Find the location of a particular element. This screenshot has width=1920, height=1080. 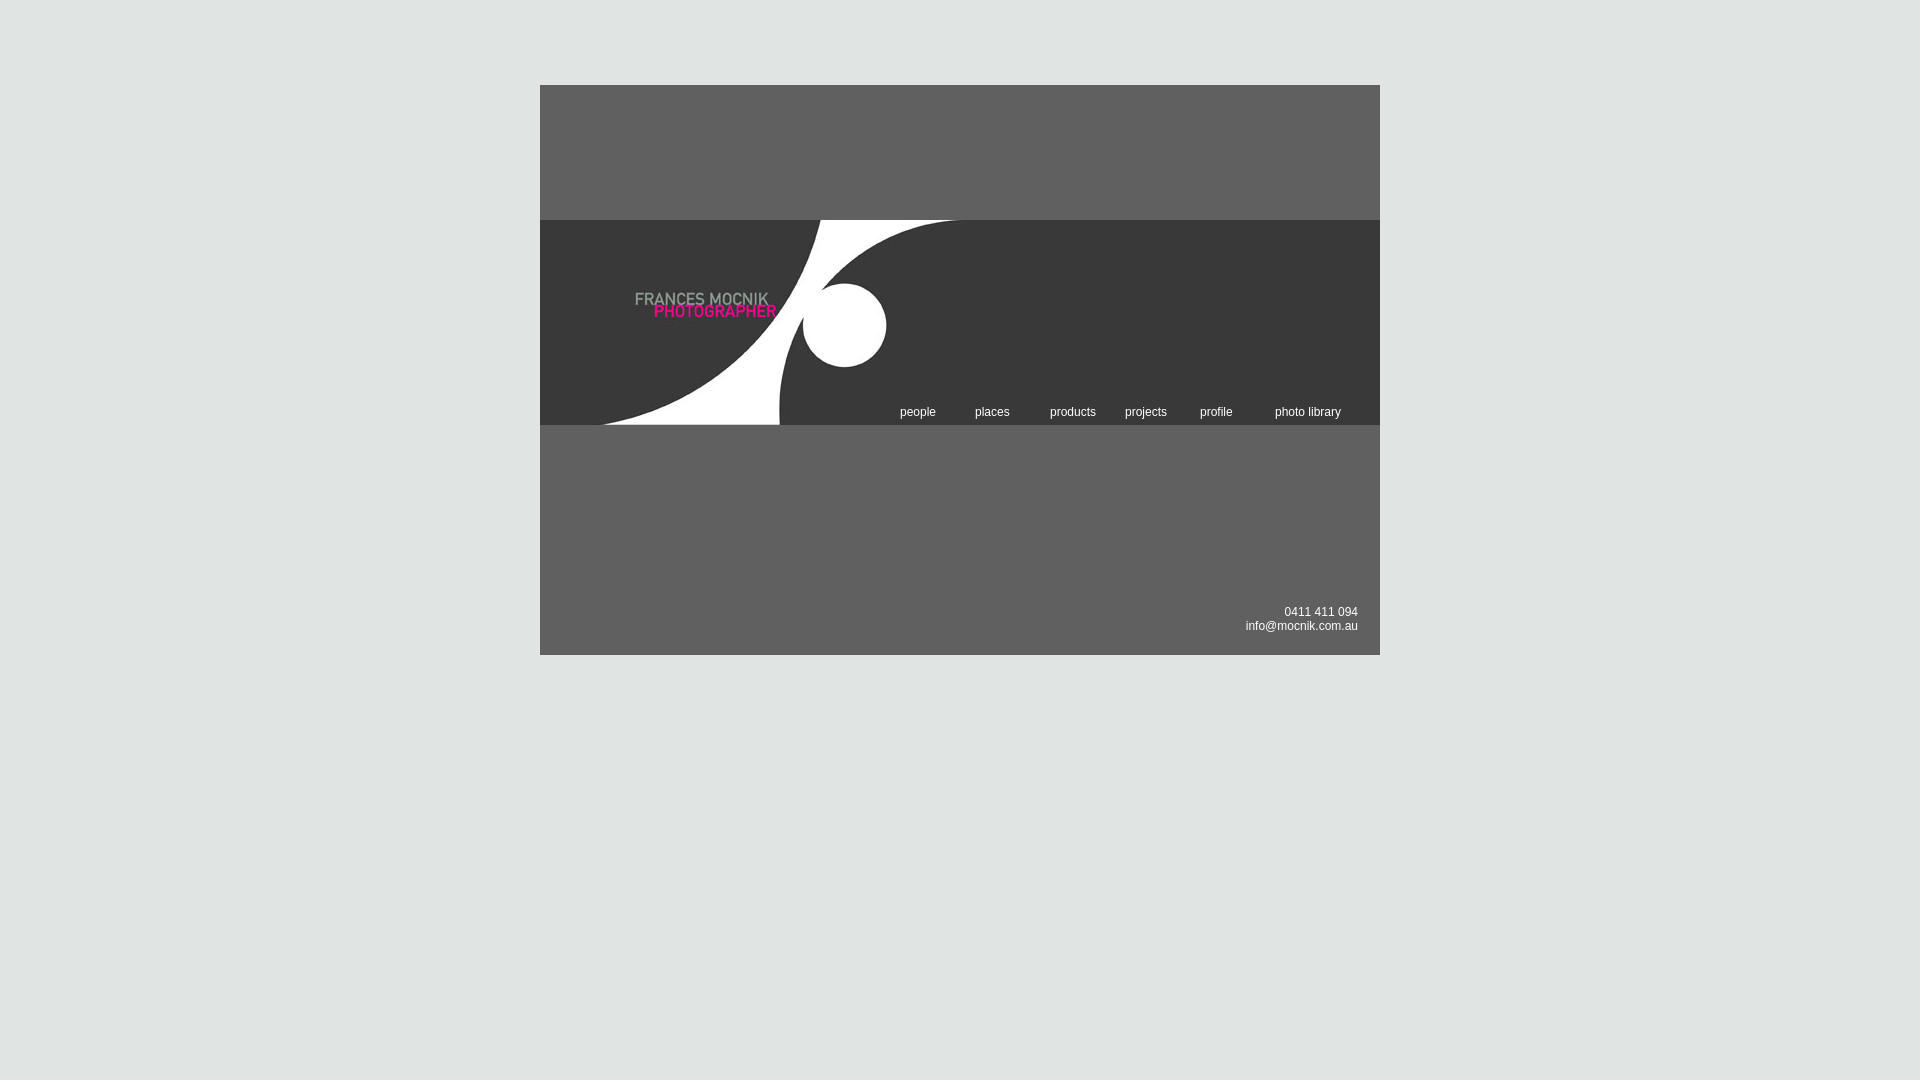

'profile' is located at coordinates (1236, 411).